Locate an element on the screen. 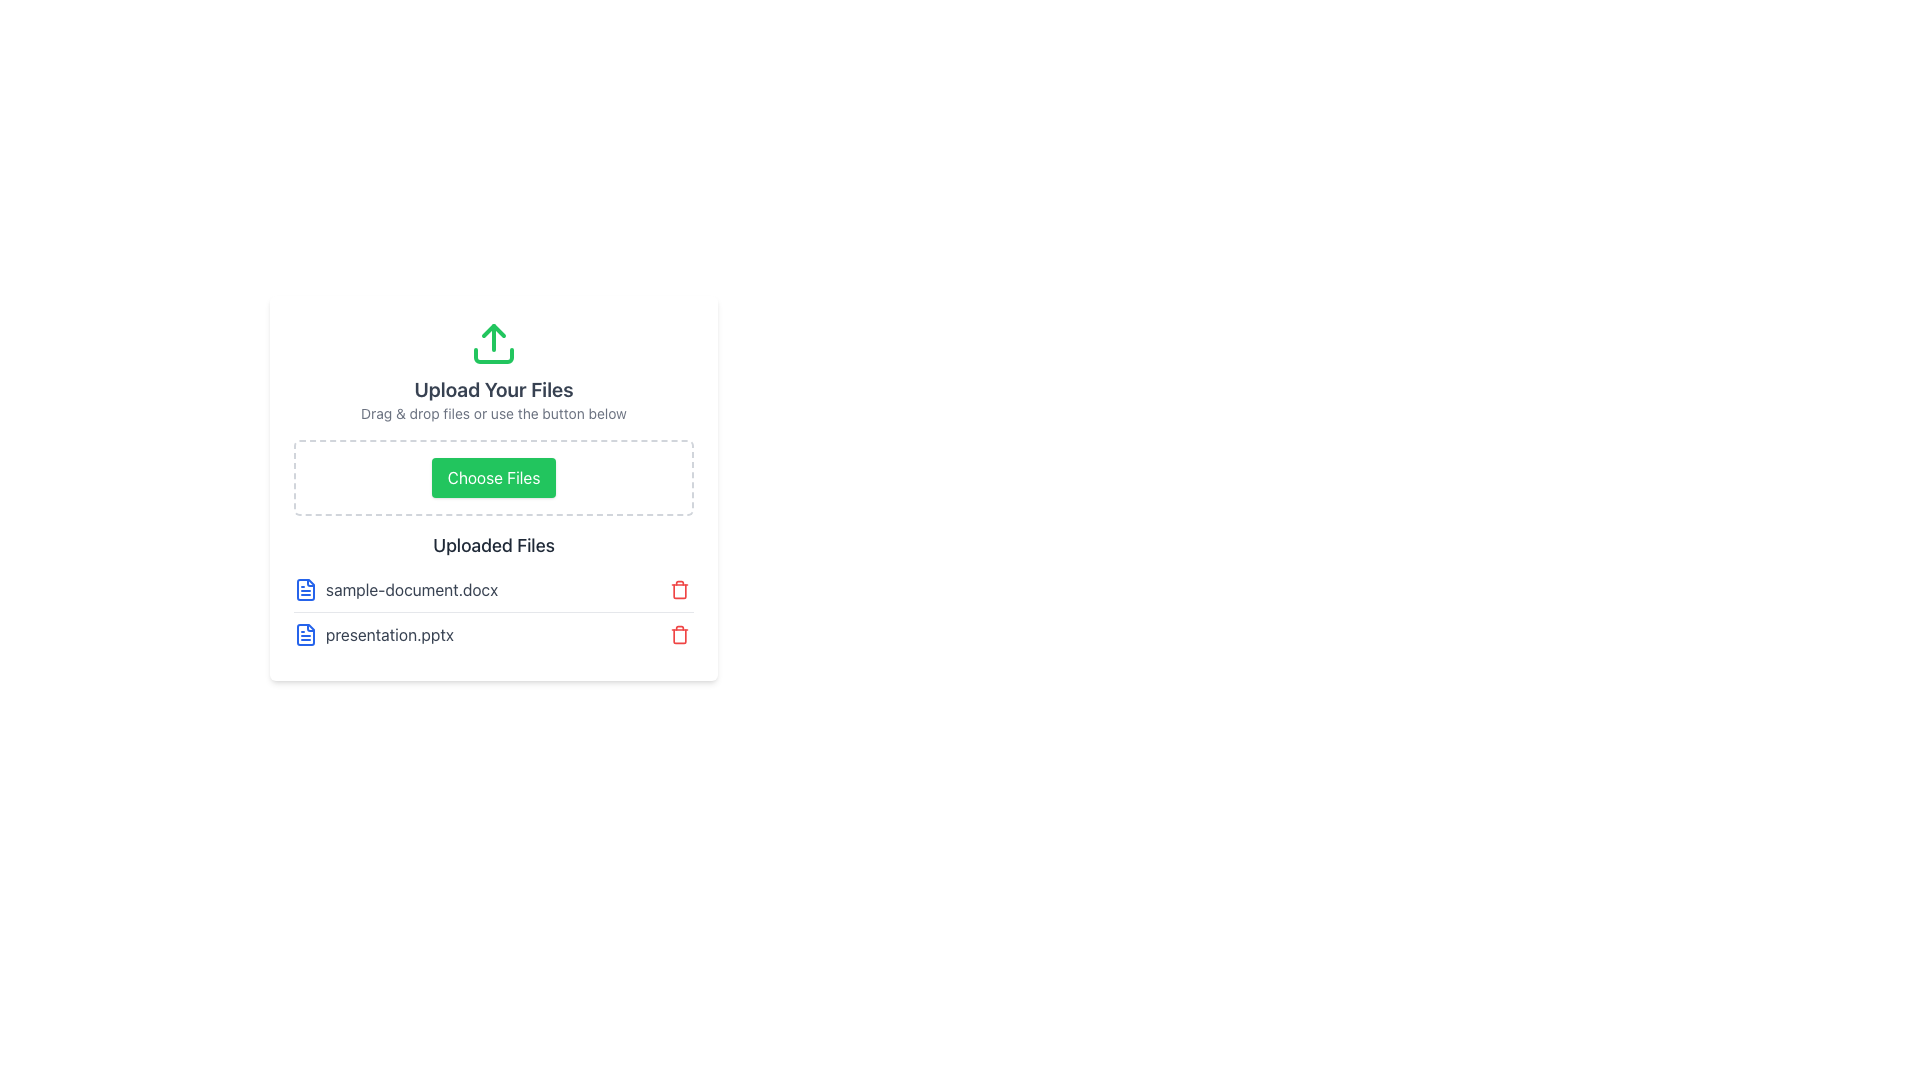 This screenshot has width=1920, height=1080. the blue document icon next to the text 'presentation.pptx' is located at coordinates (305, 635).